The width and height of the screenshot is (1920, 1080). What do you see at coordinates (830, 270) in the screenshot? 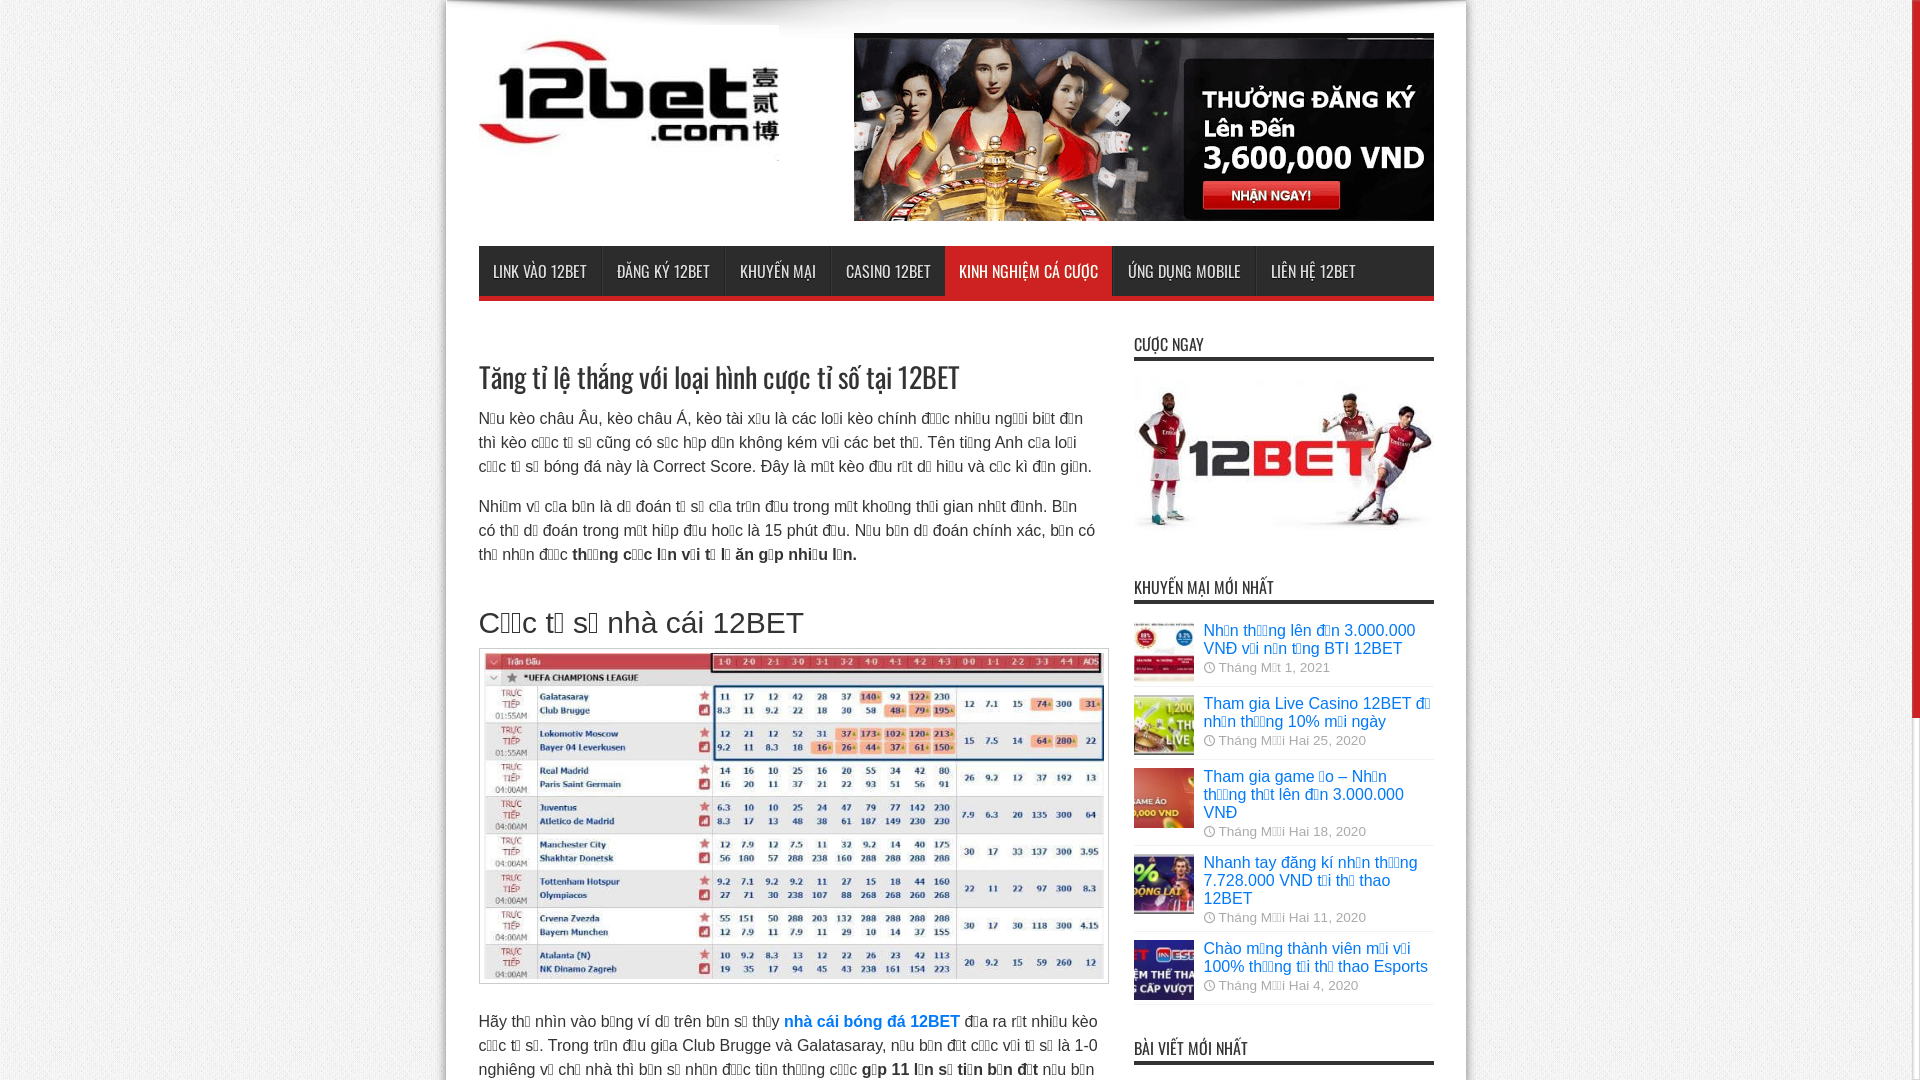
I see `'CASINO 12BET'` at bounding box center [830, 270].